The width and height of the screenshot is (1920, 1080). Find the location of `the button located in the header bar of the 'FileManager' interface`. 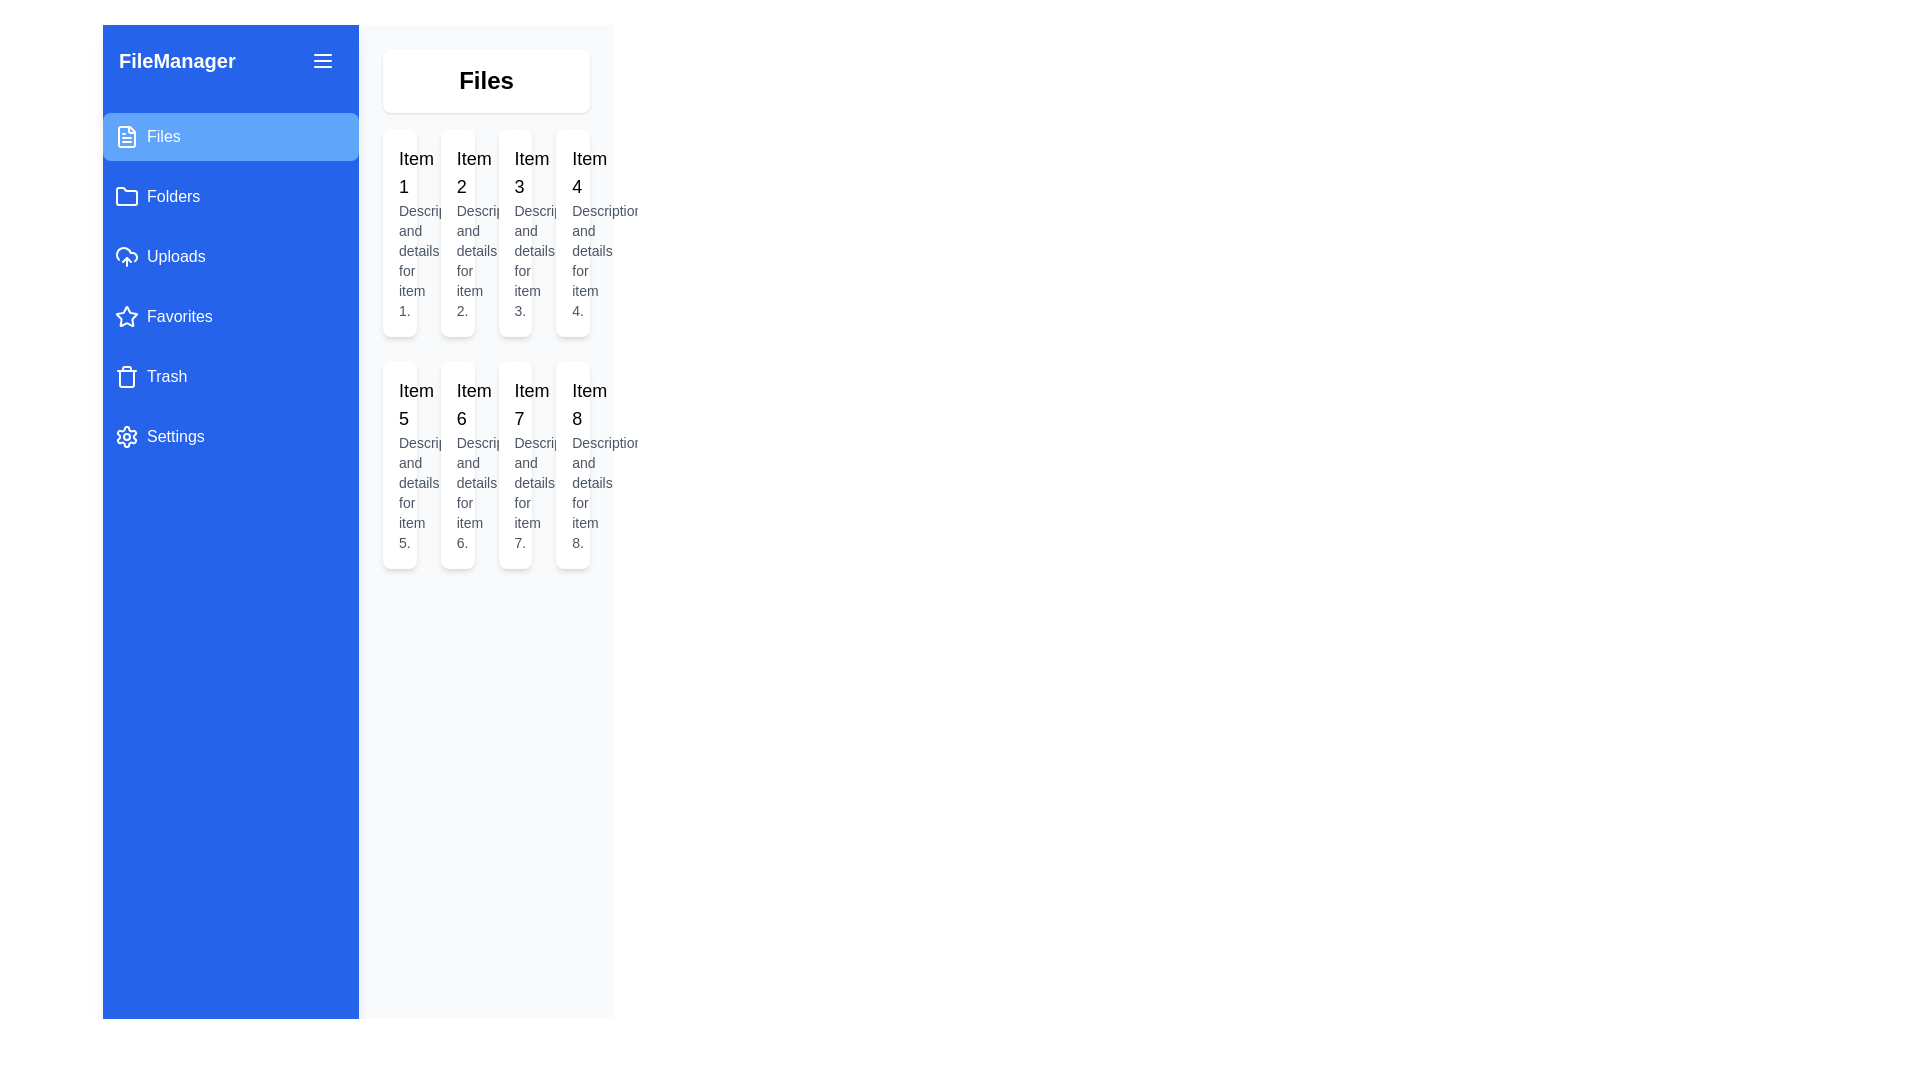

the button located in the header bar of the 'FileManager' interface is located at coordinates (322, 60).